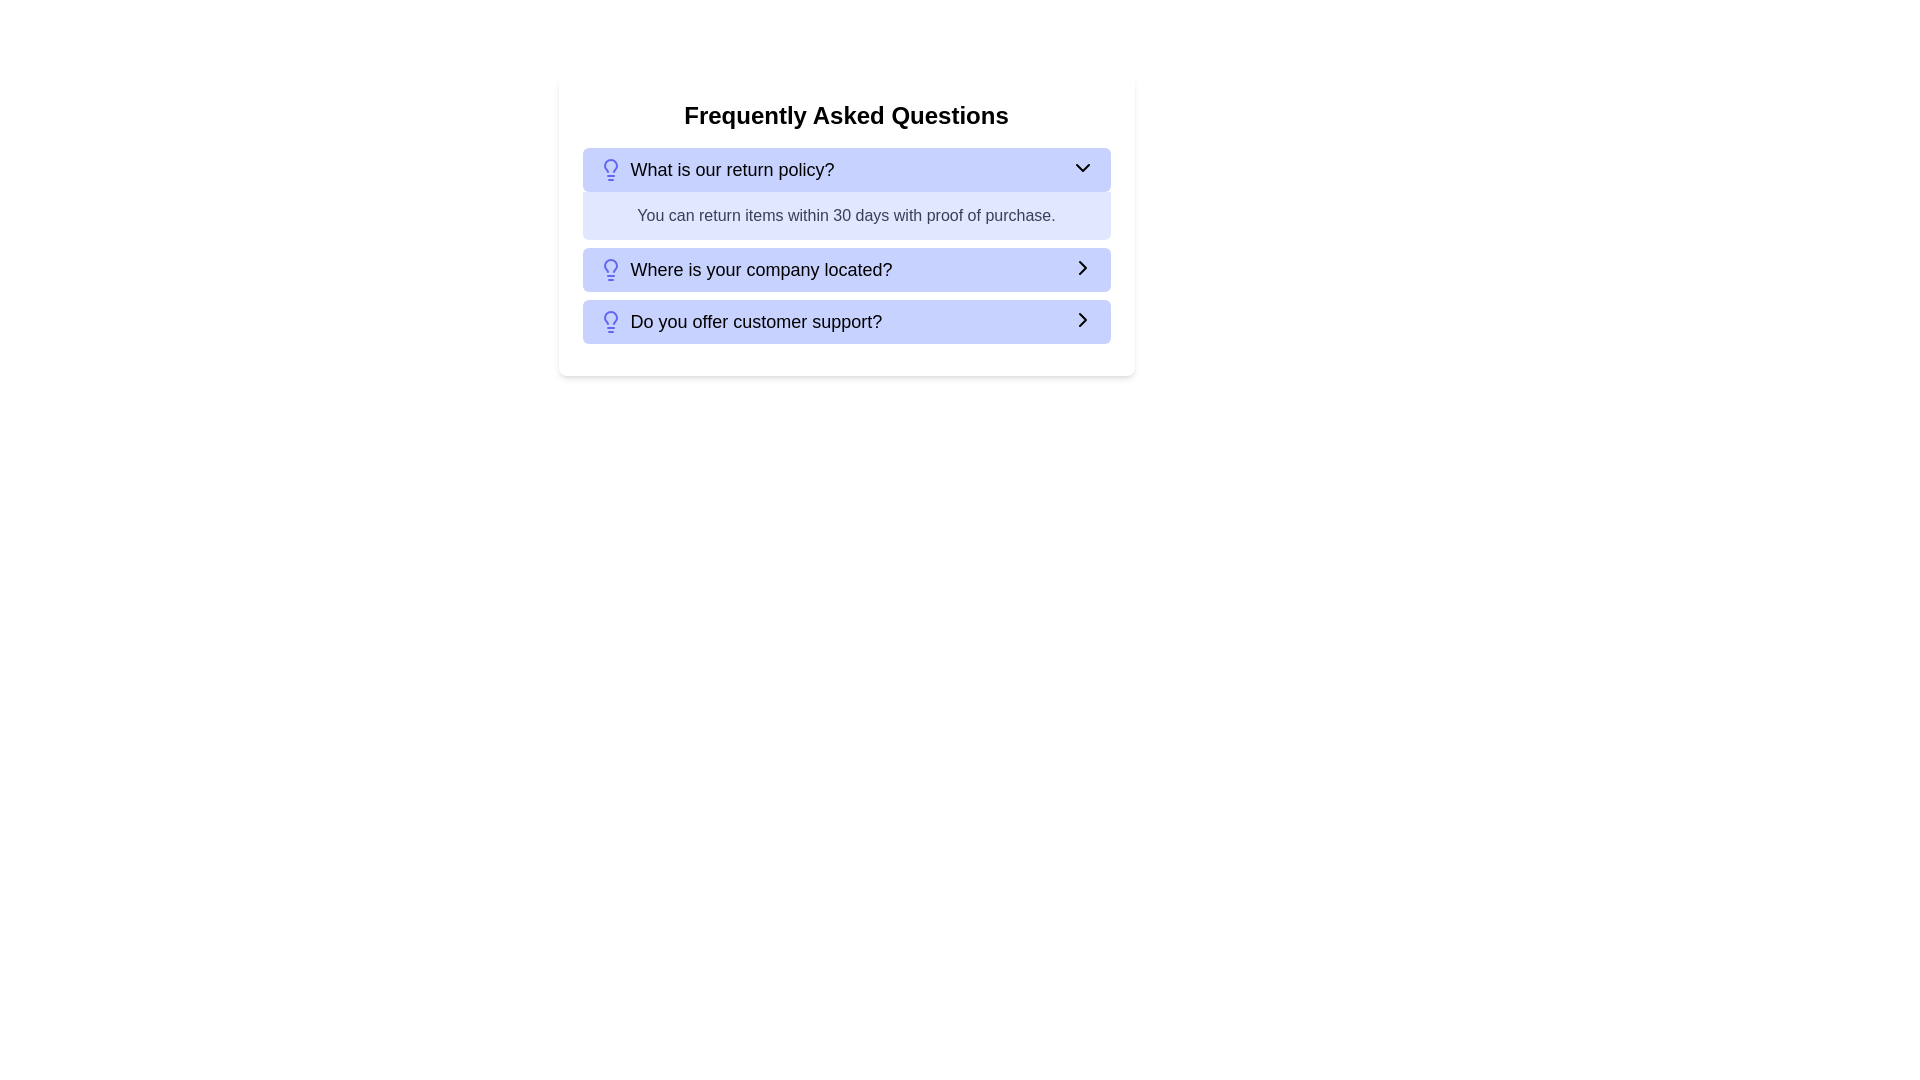 Image resolution: width=1920 pixels, height=1080 pixels. Describe the element at coordinates (1081, 167) in the screenshot. I see `the downward-facing chevron dropdown icon located to the right of the FAQ question 'What is our return policy?' to interact with the dropdown feature` at that location.